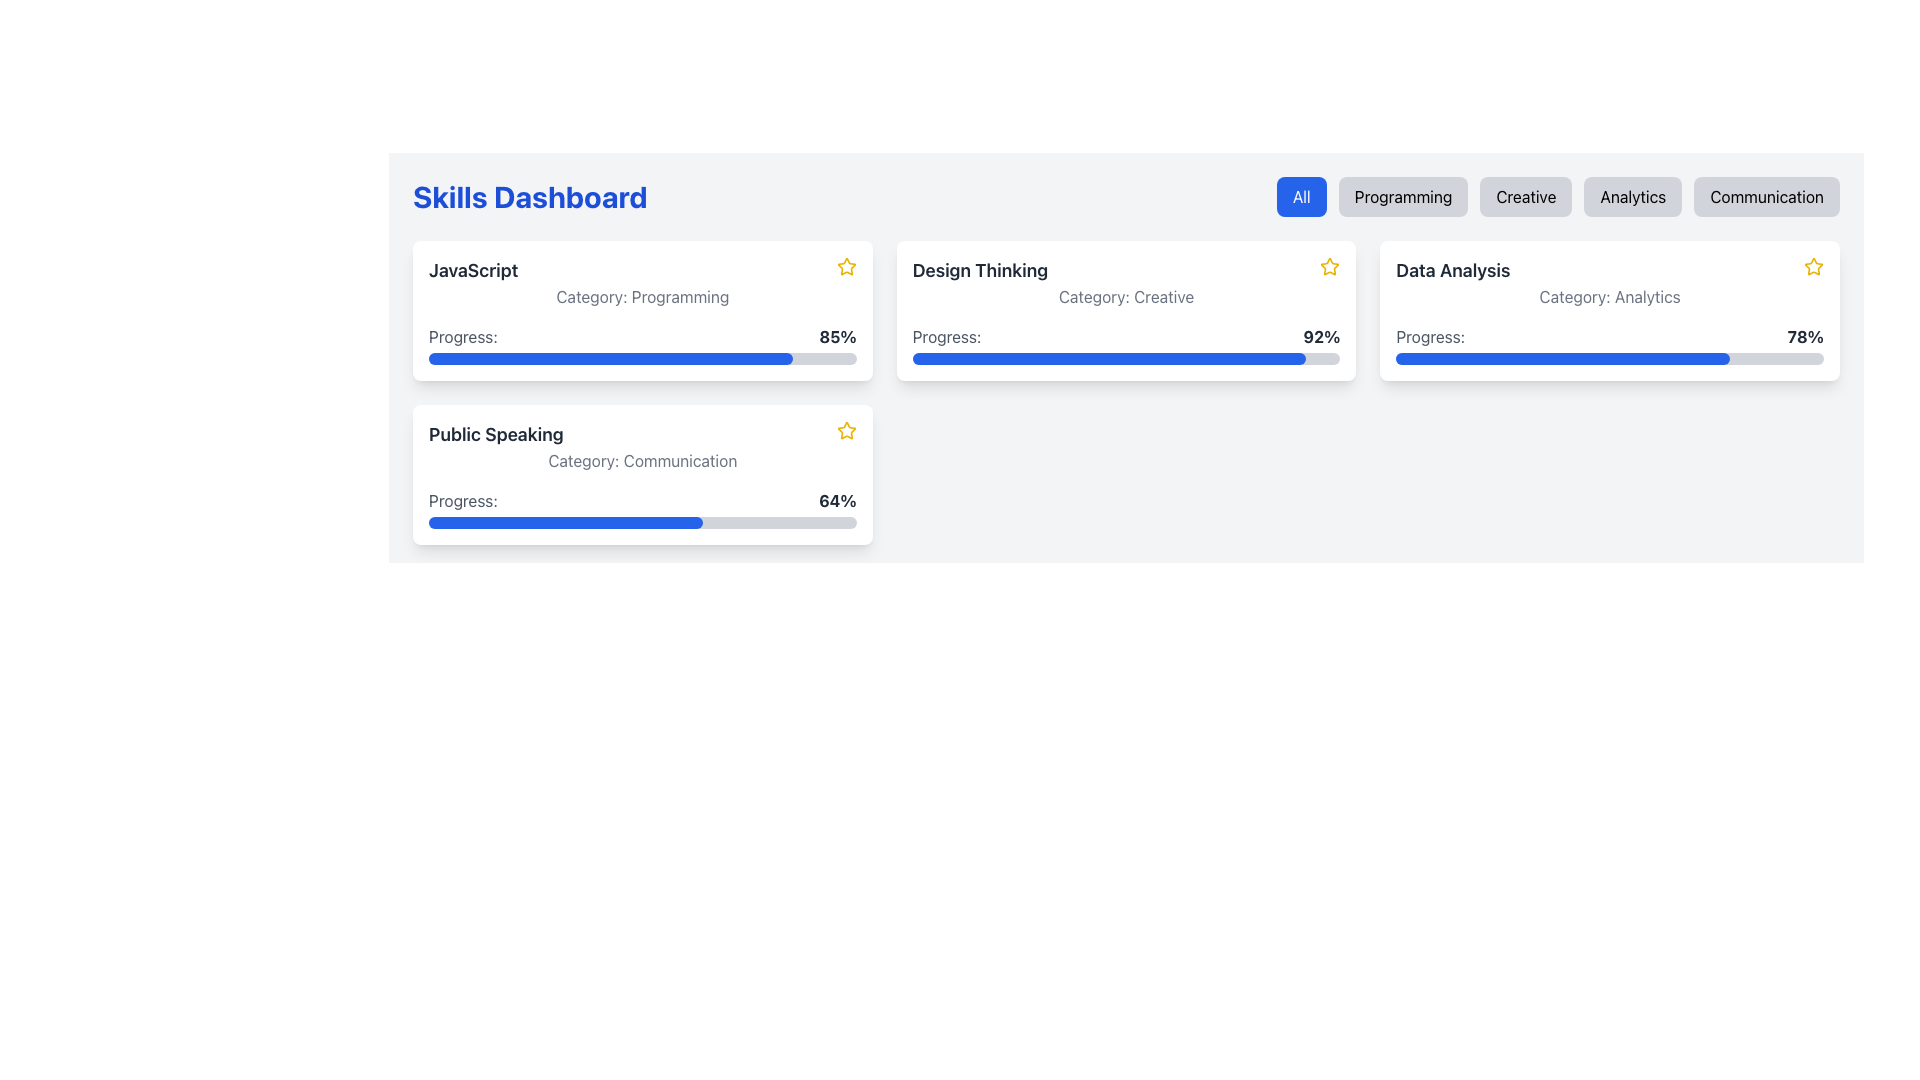 The width and height of the screenshot is (1920, 1080). Describe the element at coordinates (1453, 270) in the screenshot. I see `the Text Label that serves as the title of the card, located in the top-right card of the grid, positioned above the progress bar and 'Category: Analytics' text` at that location.